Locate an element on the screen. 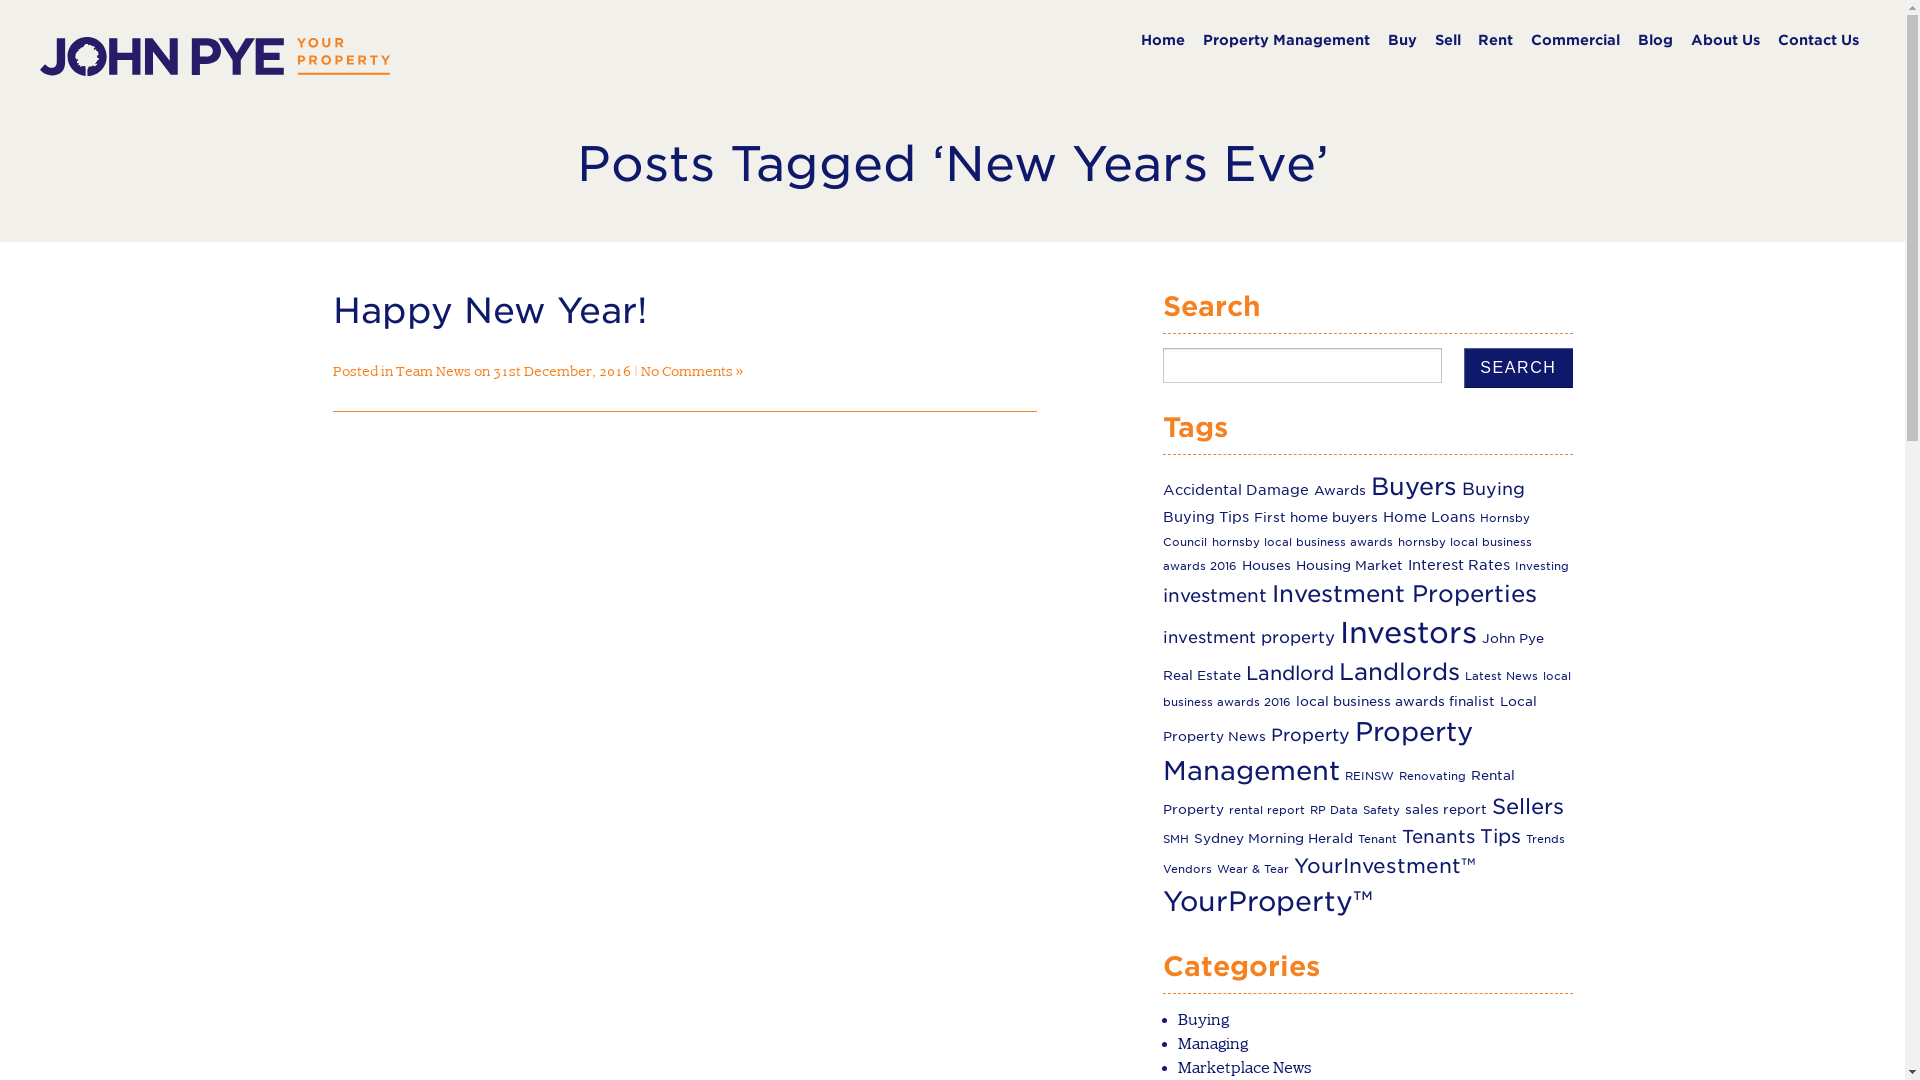  'Team News' is located at coordinates (432, 370).